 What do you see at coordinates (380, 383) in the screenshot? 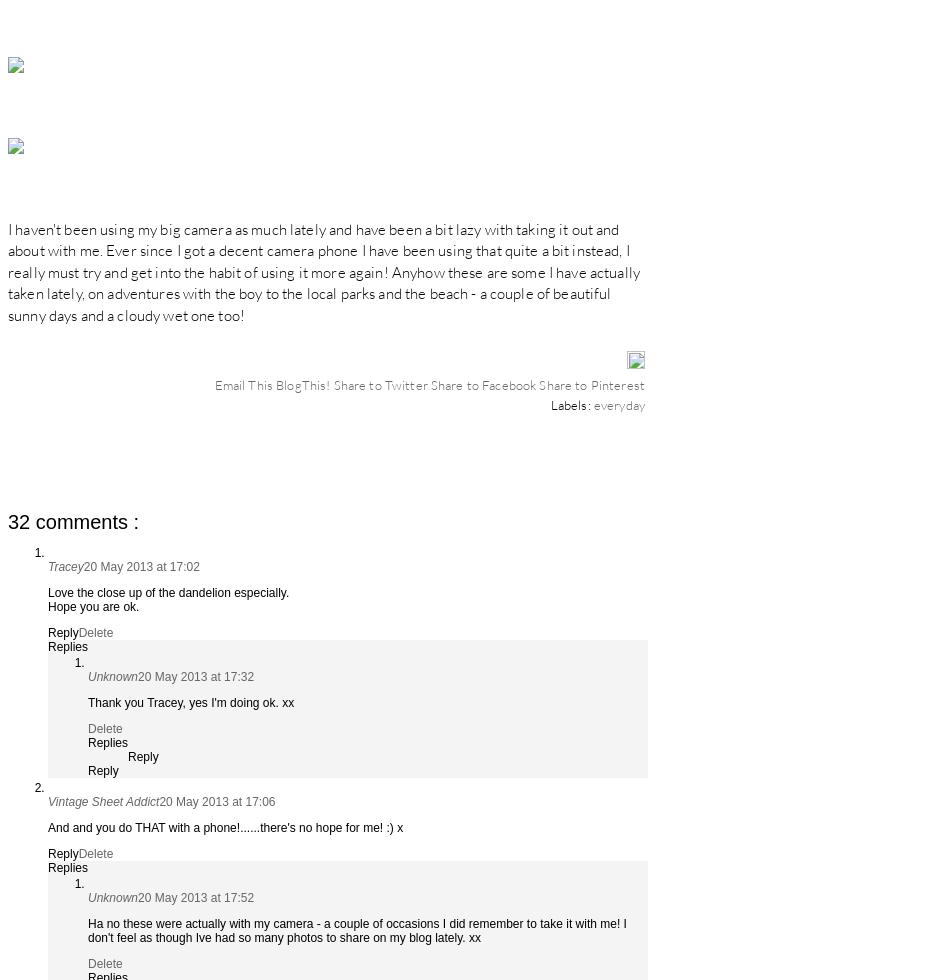
I see `'Share to Twitter'` at bounding box center [380, 383].